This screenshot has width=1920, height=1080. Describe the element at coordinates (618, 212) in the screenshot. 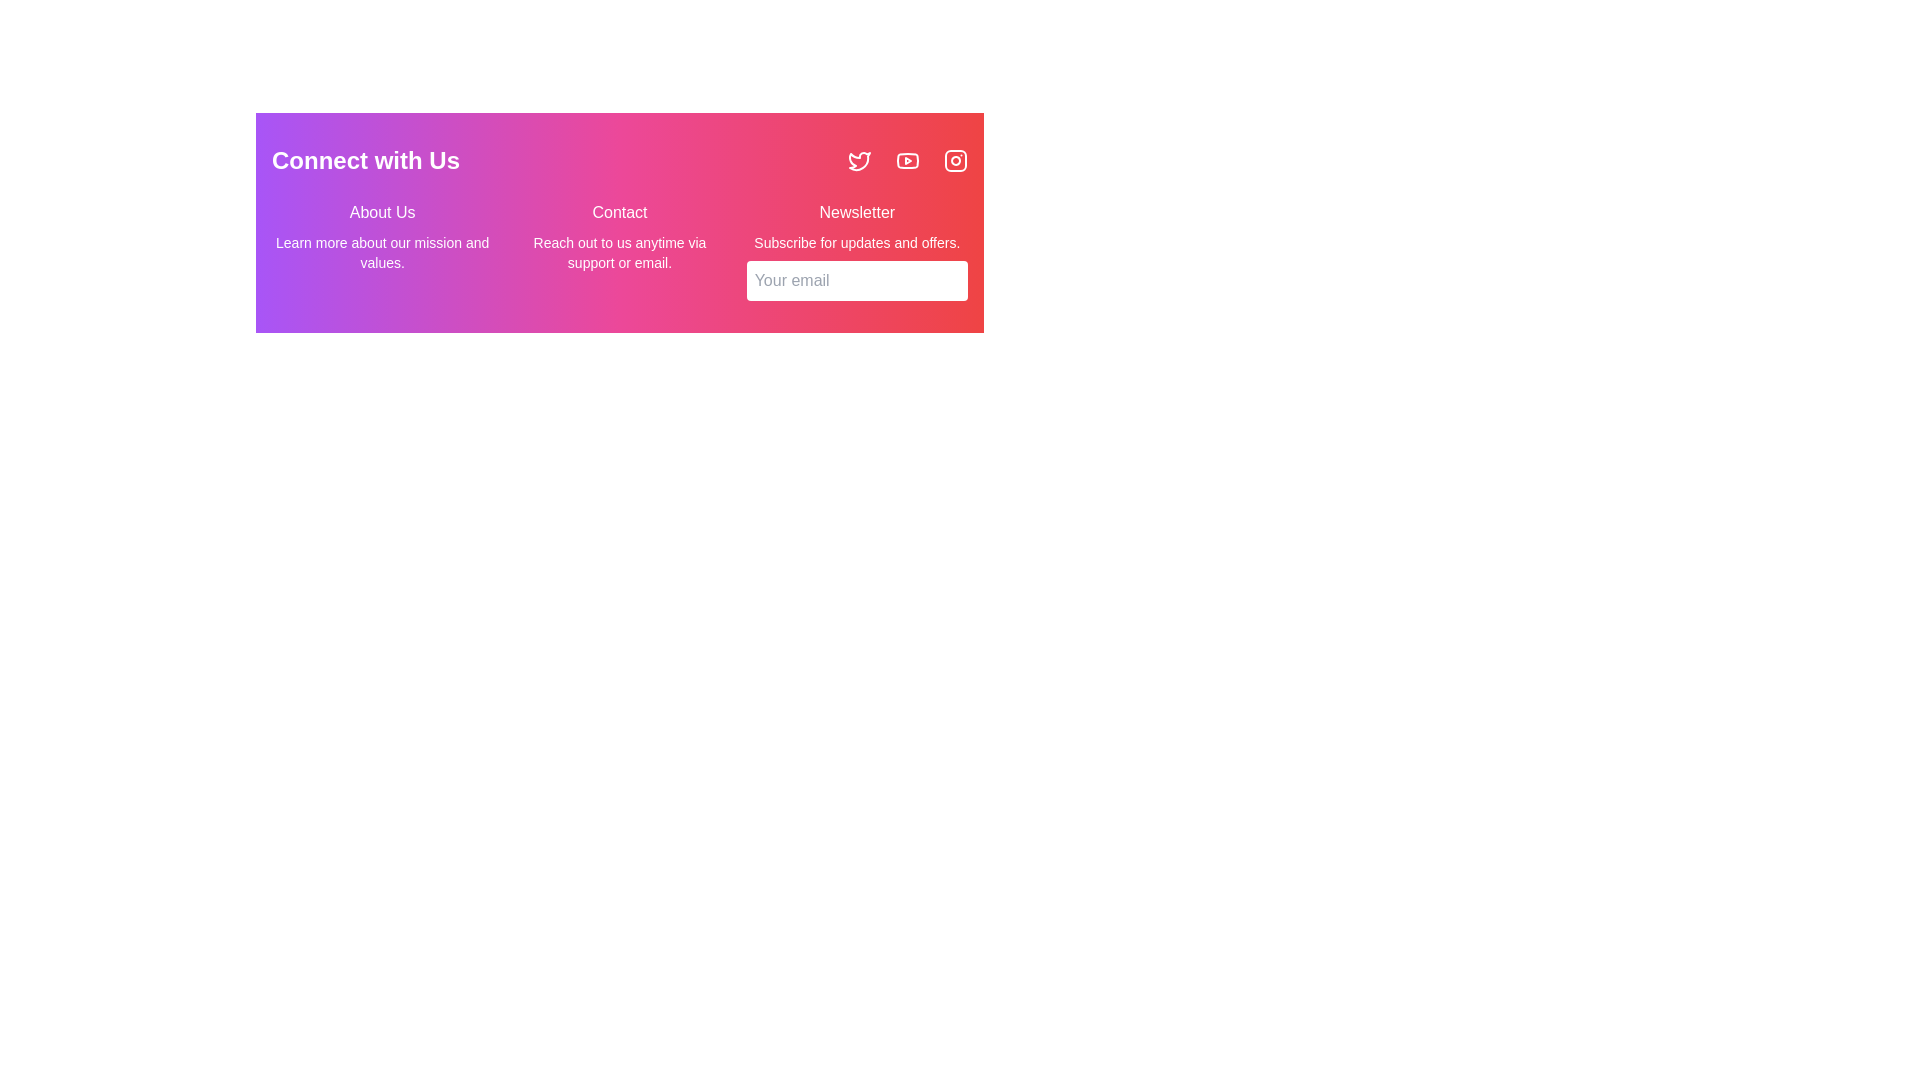

I see `the 'Contact' text element, which is styled with a bold font and is visually distinct against a gradient pink to purple background` at that location.